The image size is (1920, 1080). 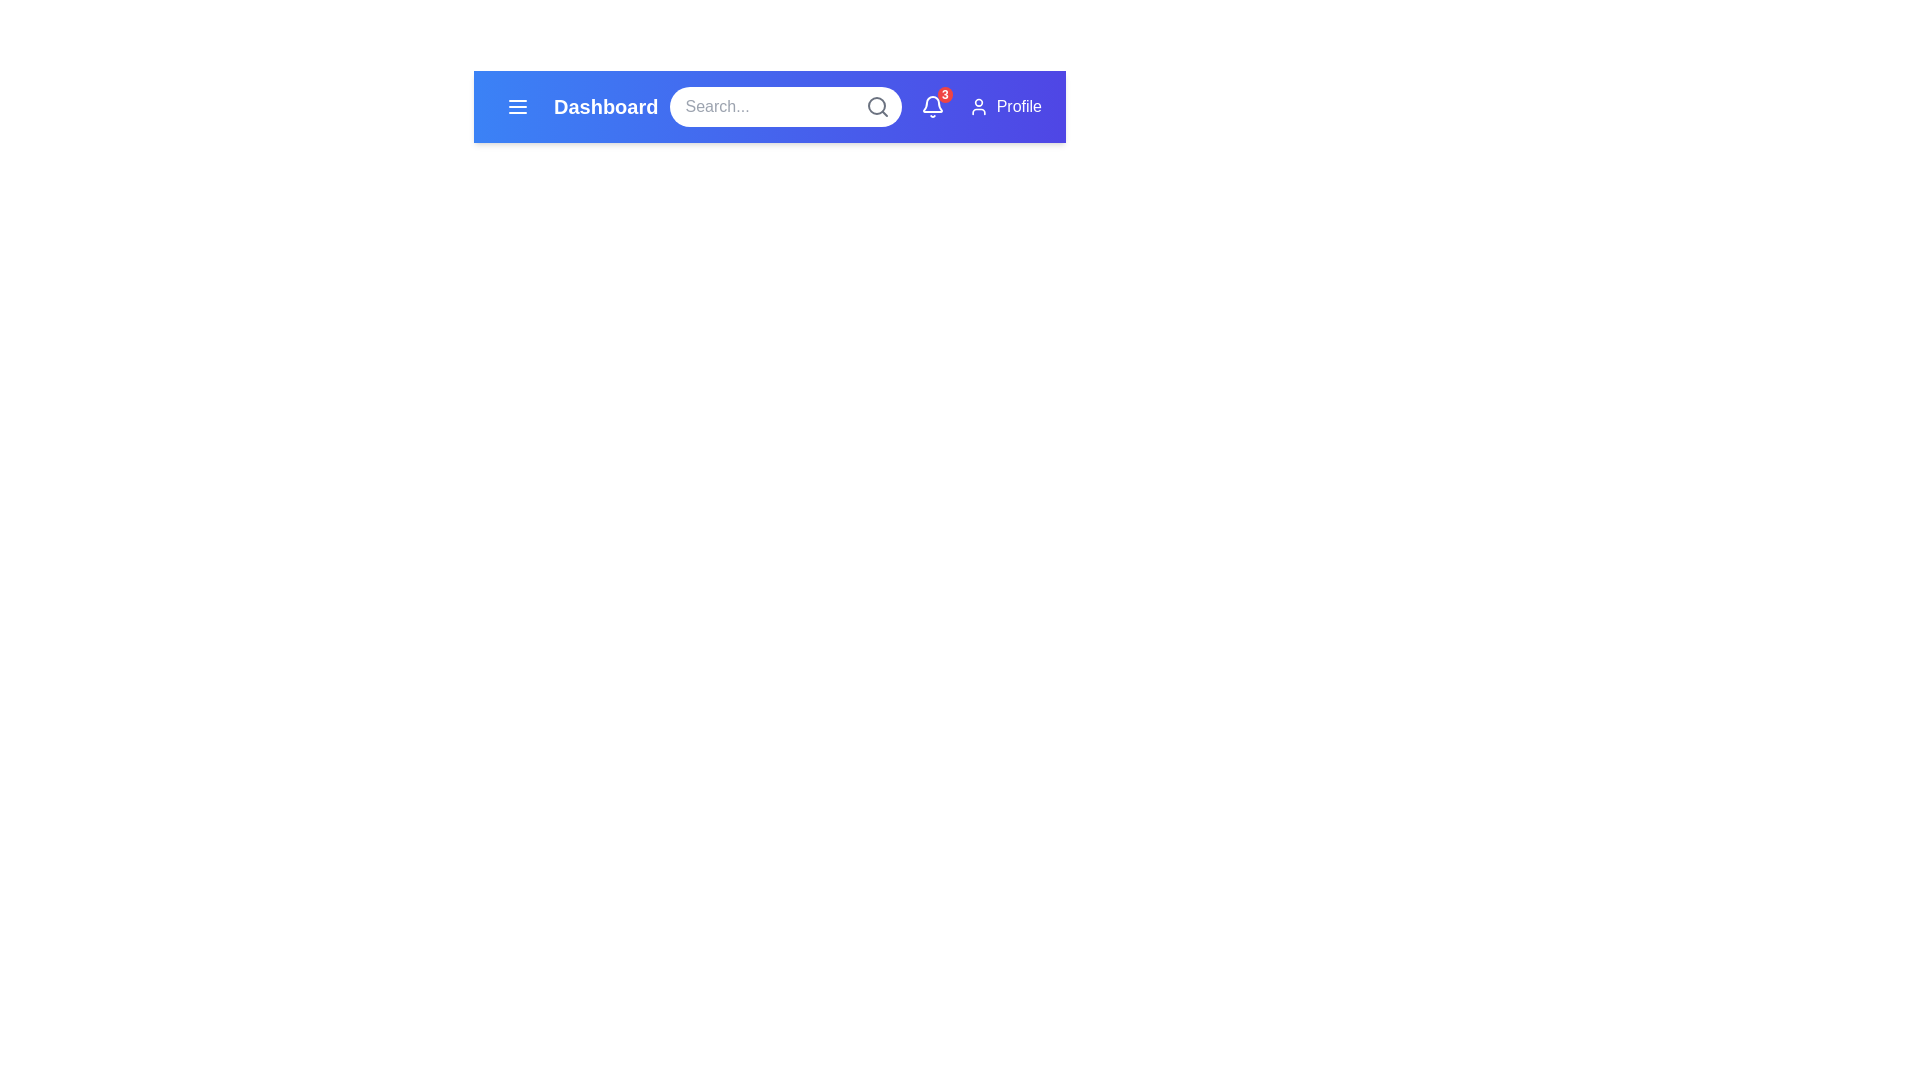 What do you see at coordinates (944, 95) in the screenshot?
I see `the notification badge positioned at the top-right corner of the bell icon in the navigation bar` at bounding box center [944, 95].